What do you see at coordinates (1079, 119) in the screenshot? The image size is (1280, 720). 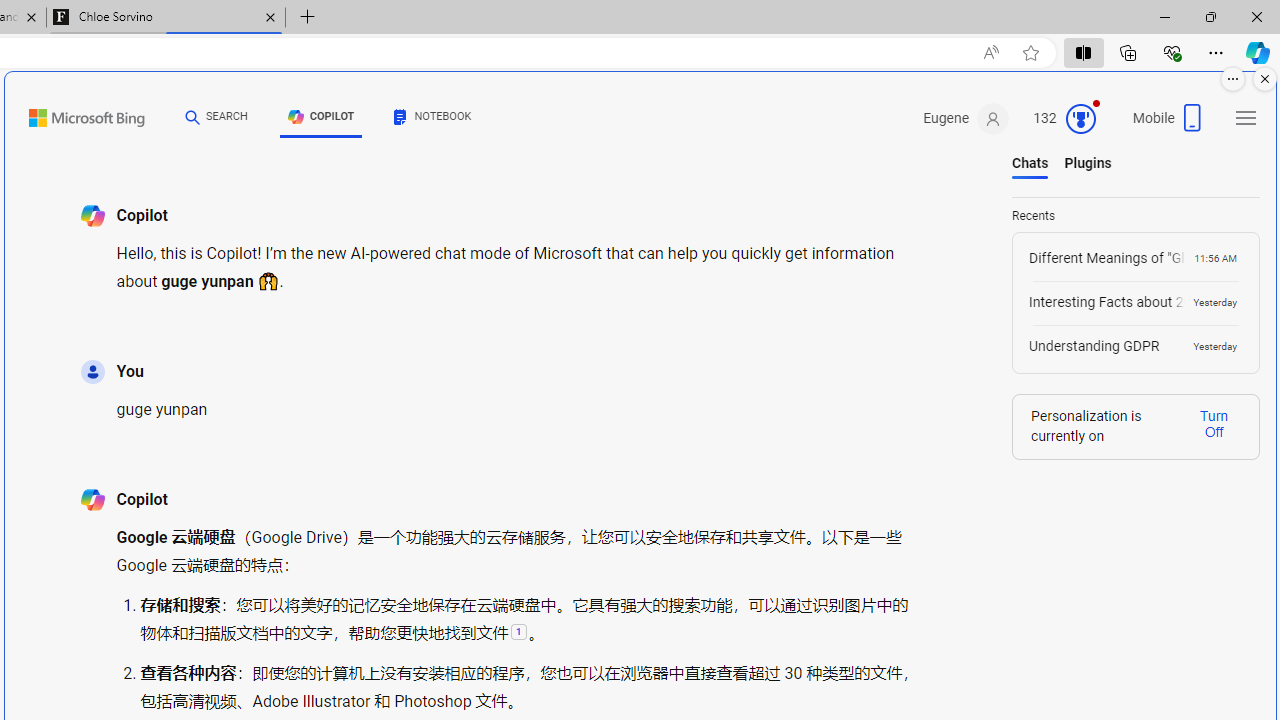 I see `'Class: outer-circle-animation'` at bounding box center [1079, 119].